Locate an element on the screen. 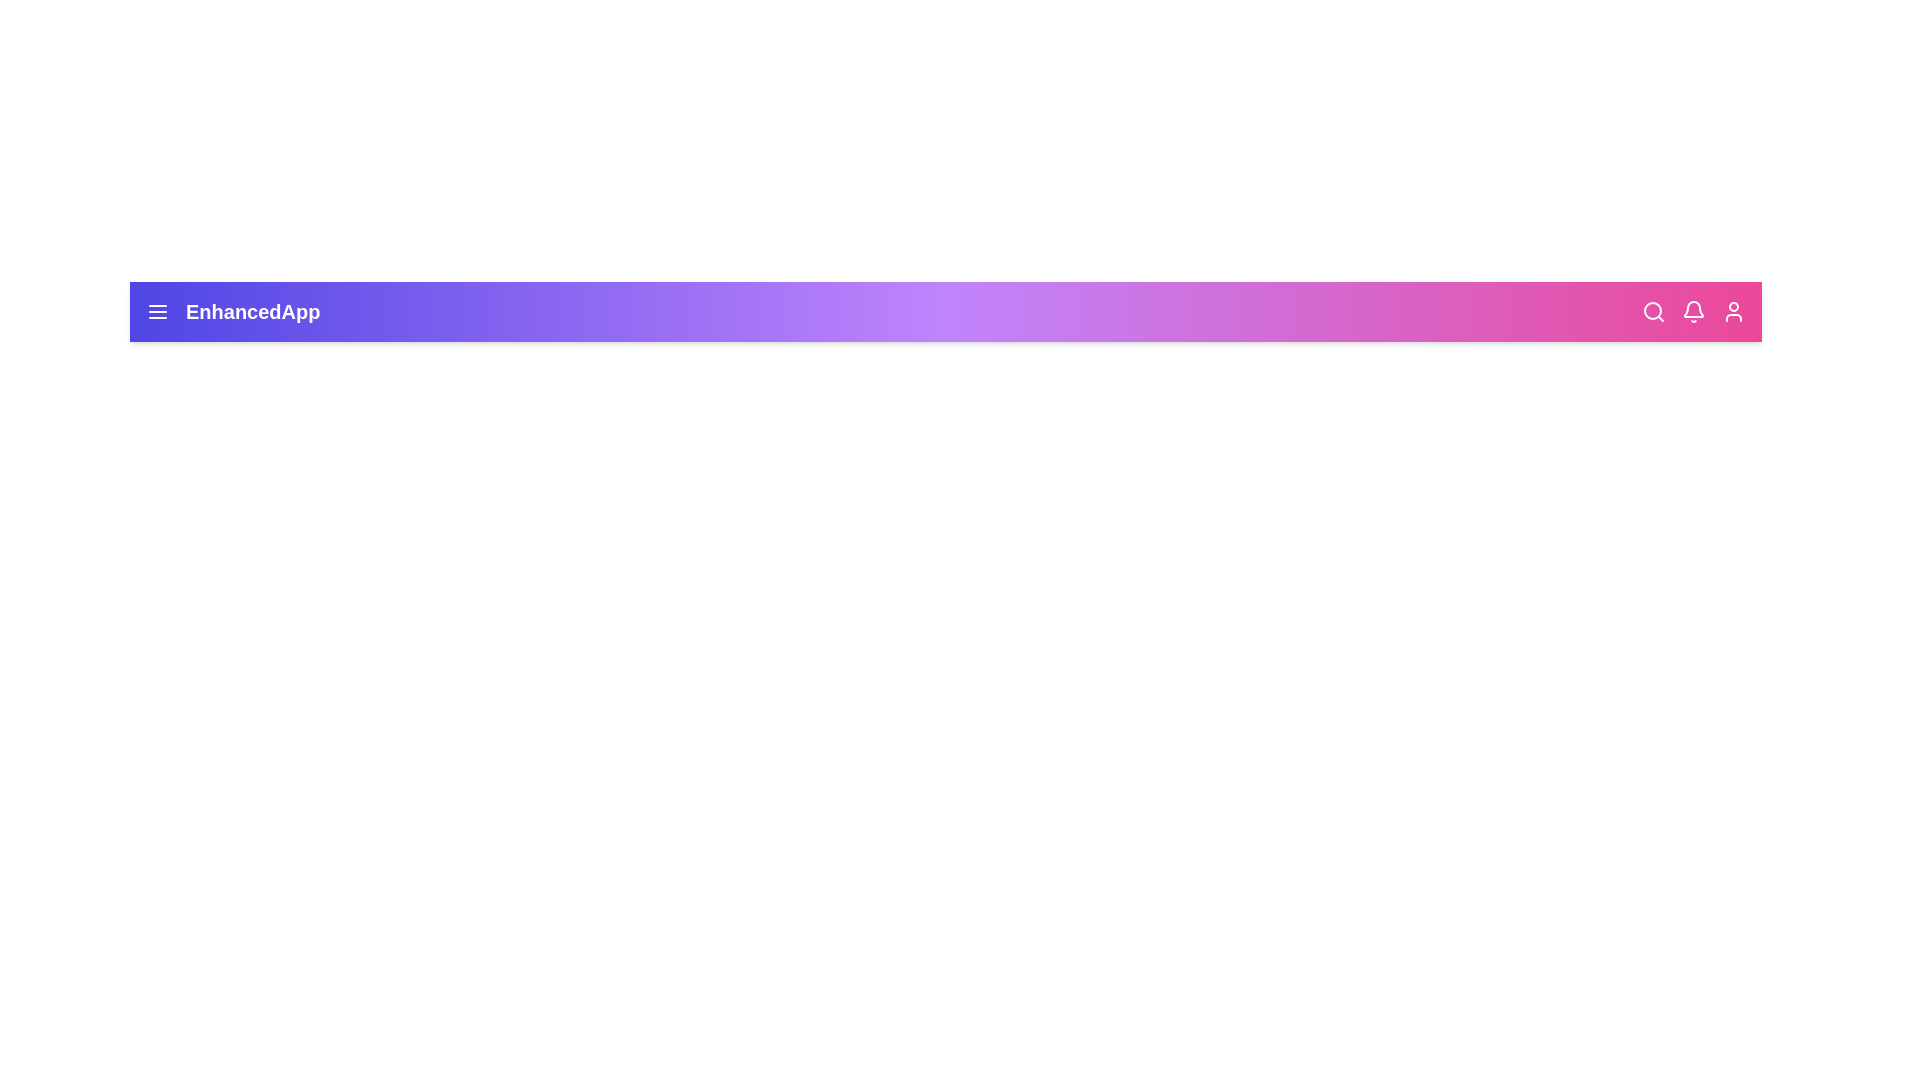 The width and height of the screenshot is (1920, 1080). the menu icon to expand or collapse the navigation options is located at coordinates (157, 312).